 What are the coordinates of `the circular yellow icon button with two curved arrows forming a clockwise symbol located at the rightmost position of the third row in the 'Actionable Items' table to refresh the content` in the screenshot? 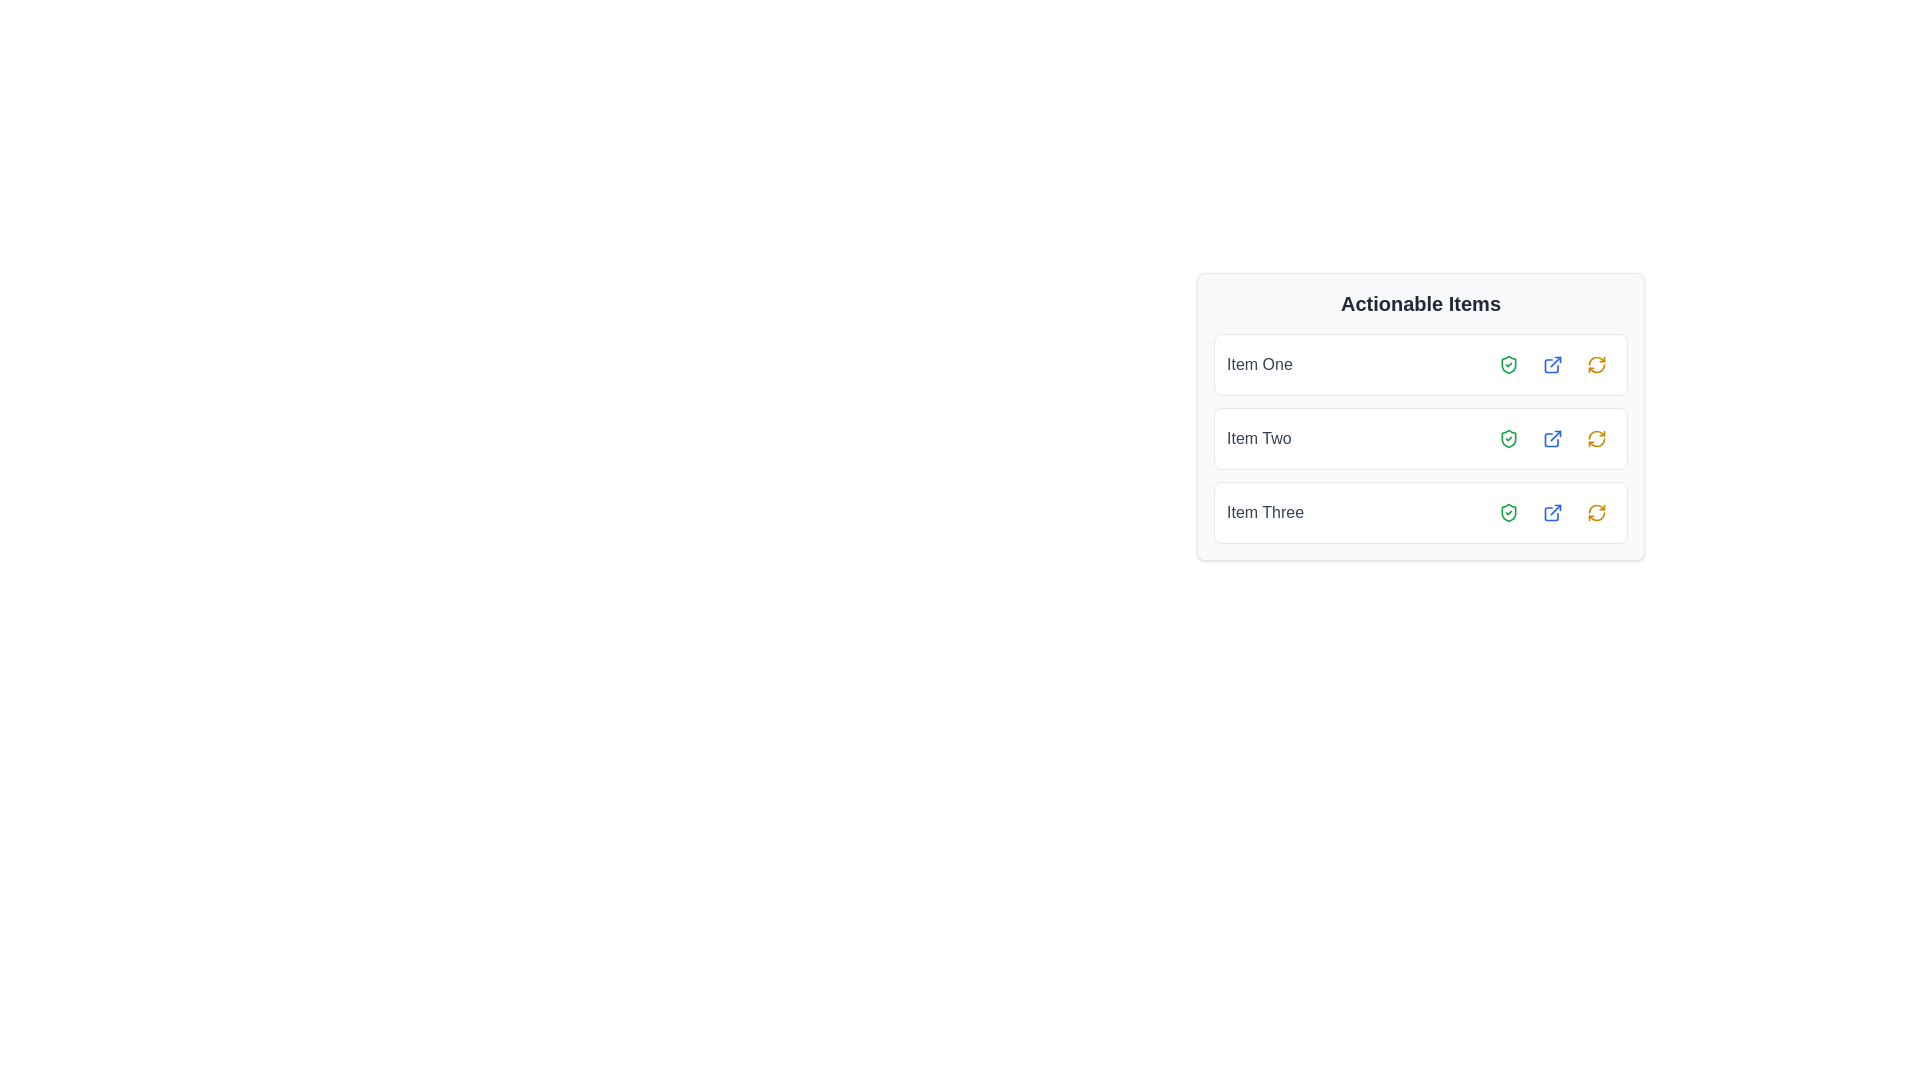 It's located at (1596, 512).